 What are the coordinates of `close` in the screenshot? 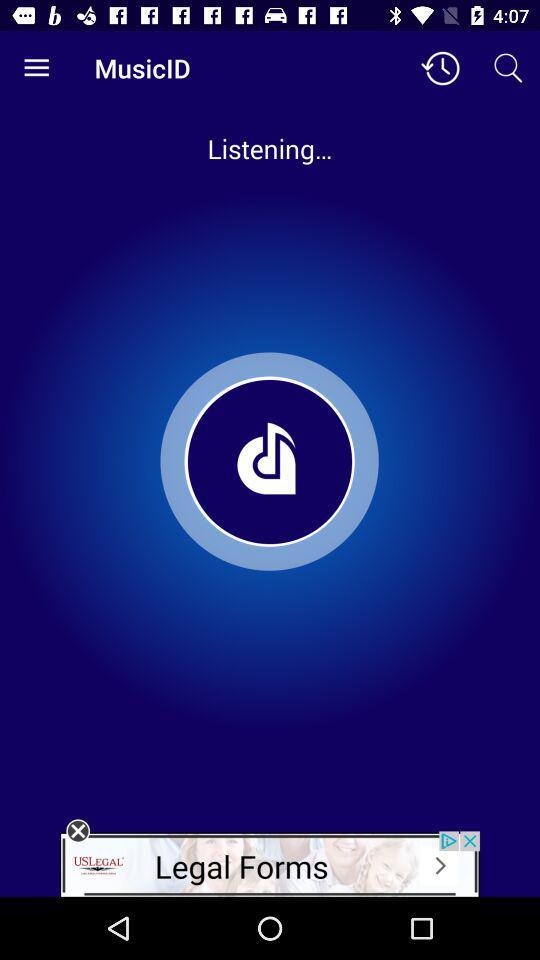 It's located at (77, 831).